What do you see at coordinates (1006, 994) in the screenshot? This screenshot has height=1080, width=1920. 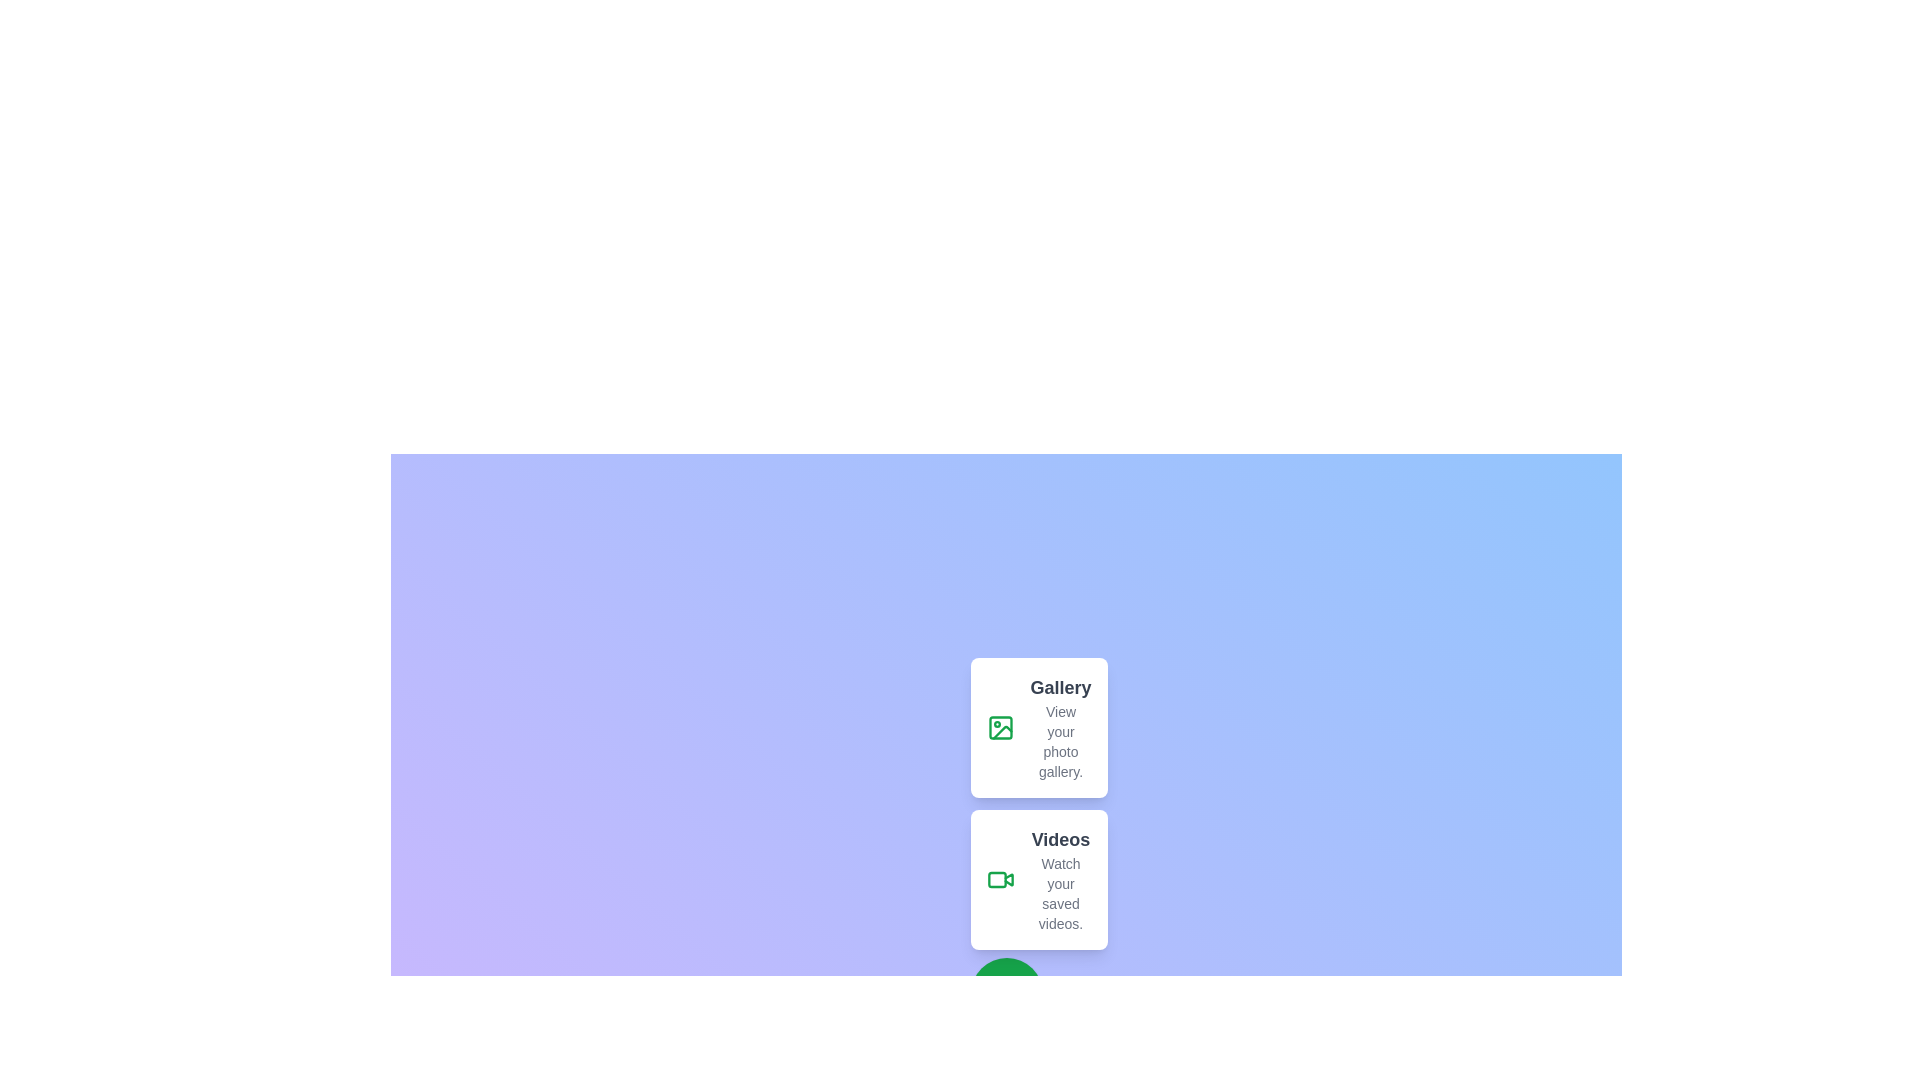 I see `the toggle button to open or close the menu` at bounding box center [1006, 994].